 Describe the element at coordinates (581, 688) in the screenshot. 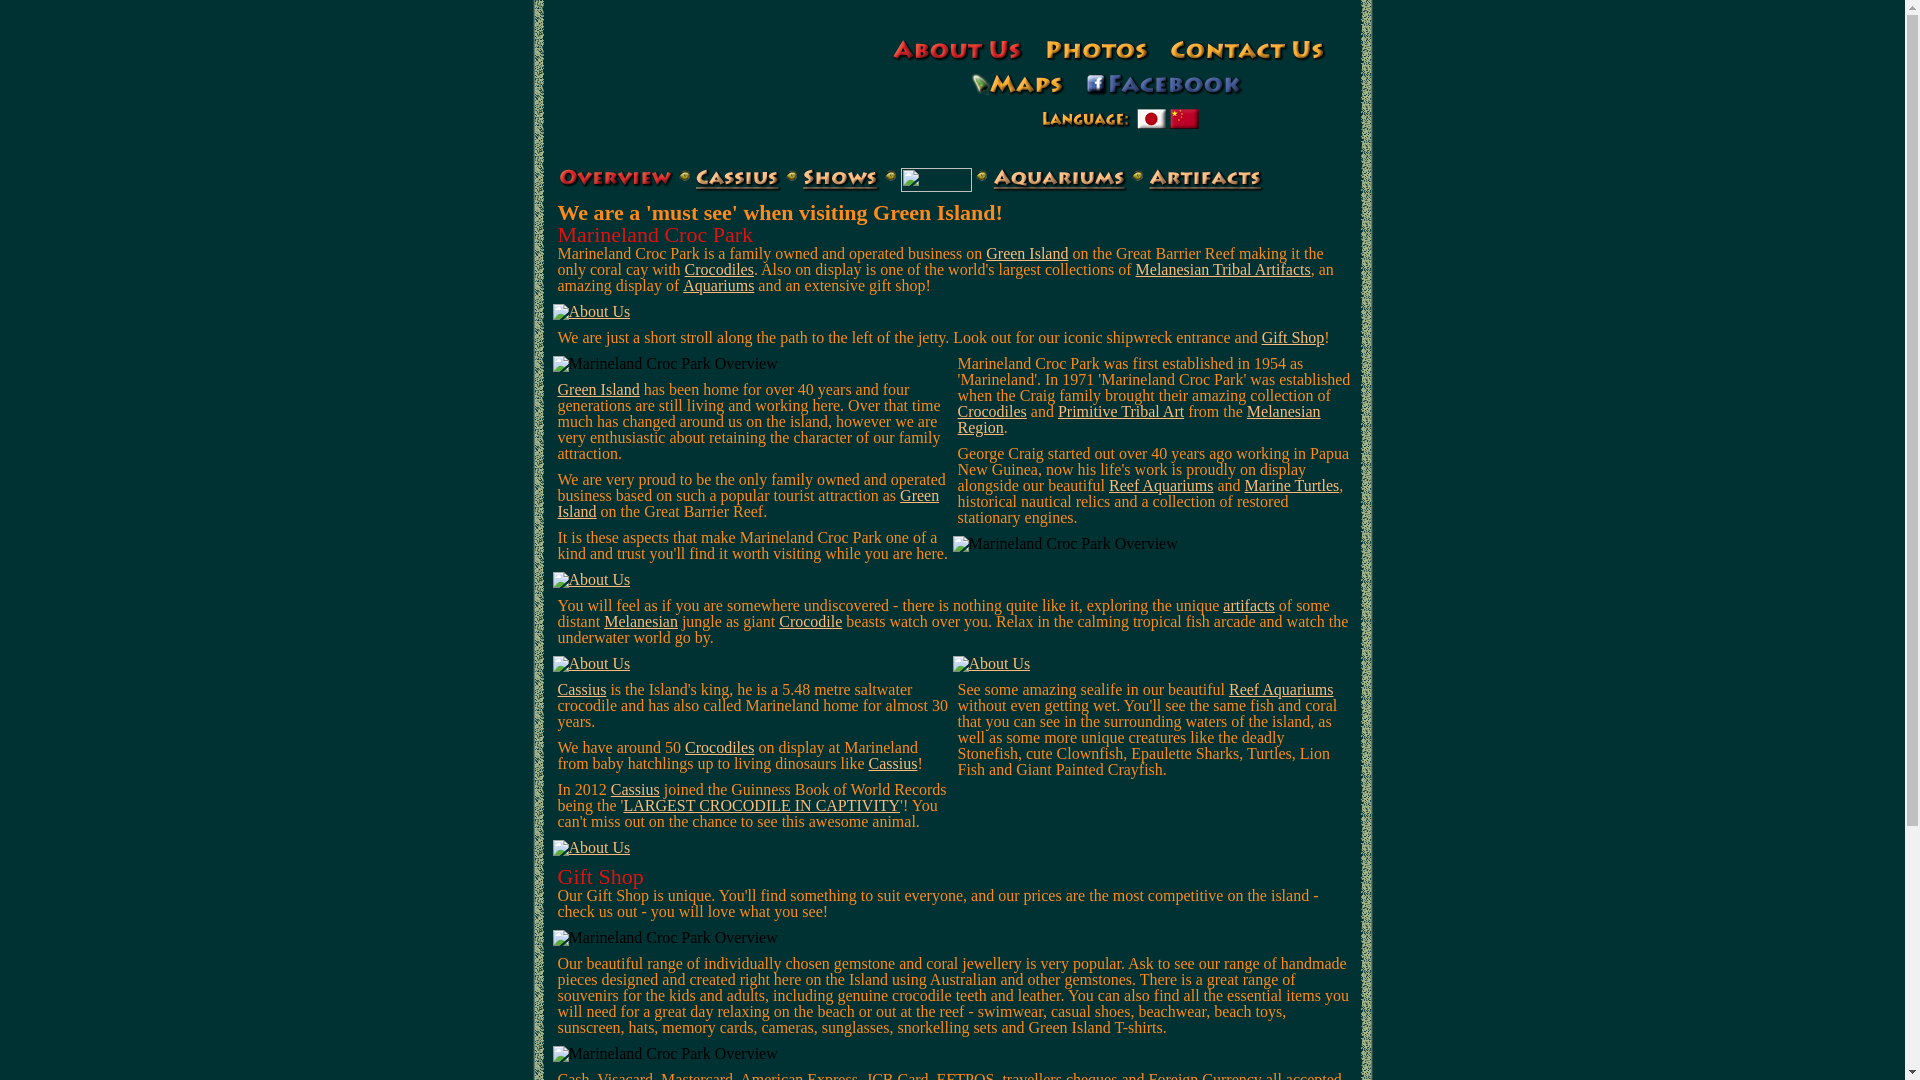

I see `'Cassius'` at that location.